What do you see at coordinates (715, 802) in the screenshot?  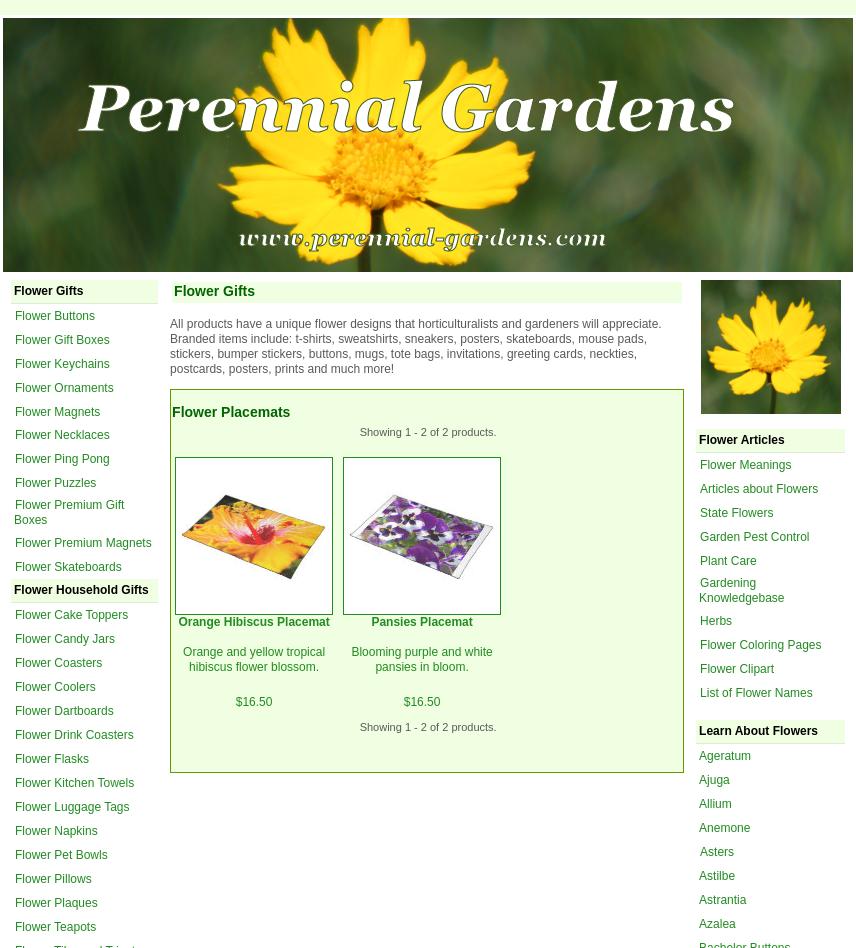 I see `'Allium'` at bounding box center [715, 802].